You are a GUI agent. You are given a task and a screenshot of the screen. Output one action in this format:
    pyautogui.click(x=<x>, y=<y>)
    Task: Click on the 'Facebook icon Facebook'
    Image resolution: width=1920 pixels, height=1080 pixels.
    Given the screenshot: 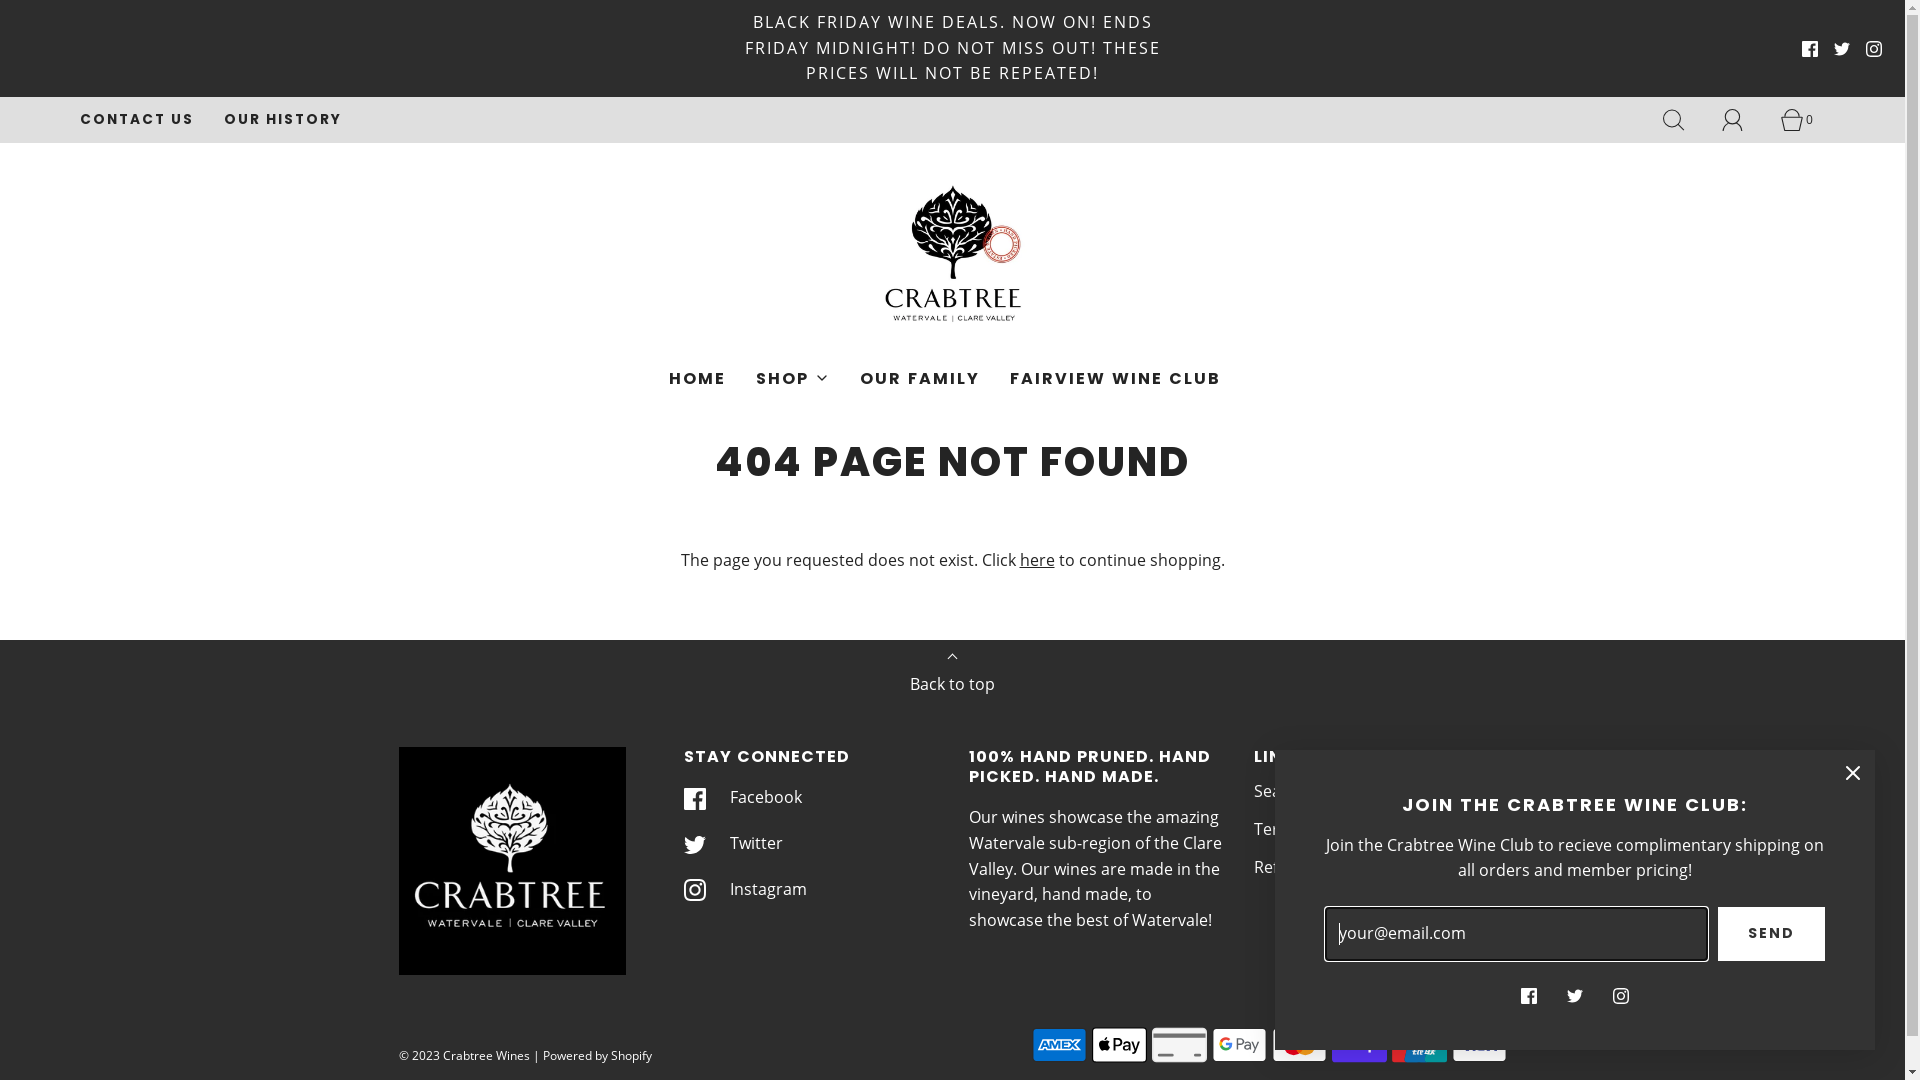 What is the action you would take?
    pyautogui.click(x=742, y=797)
    